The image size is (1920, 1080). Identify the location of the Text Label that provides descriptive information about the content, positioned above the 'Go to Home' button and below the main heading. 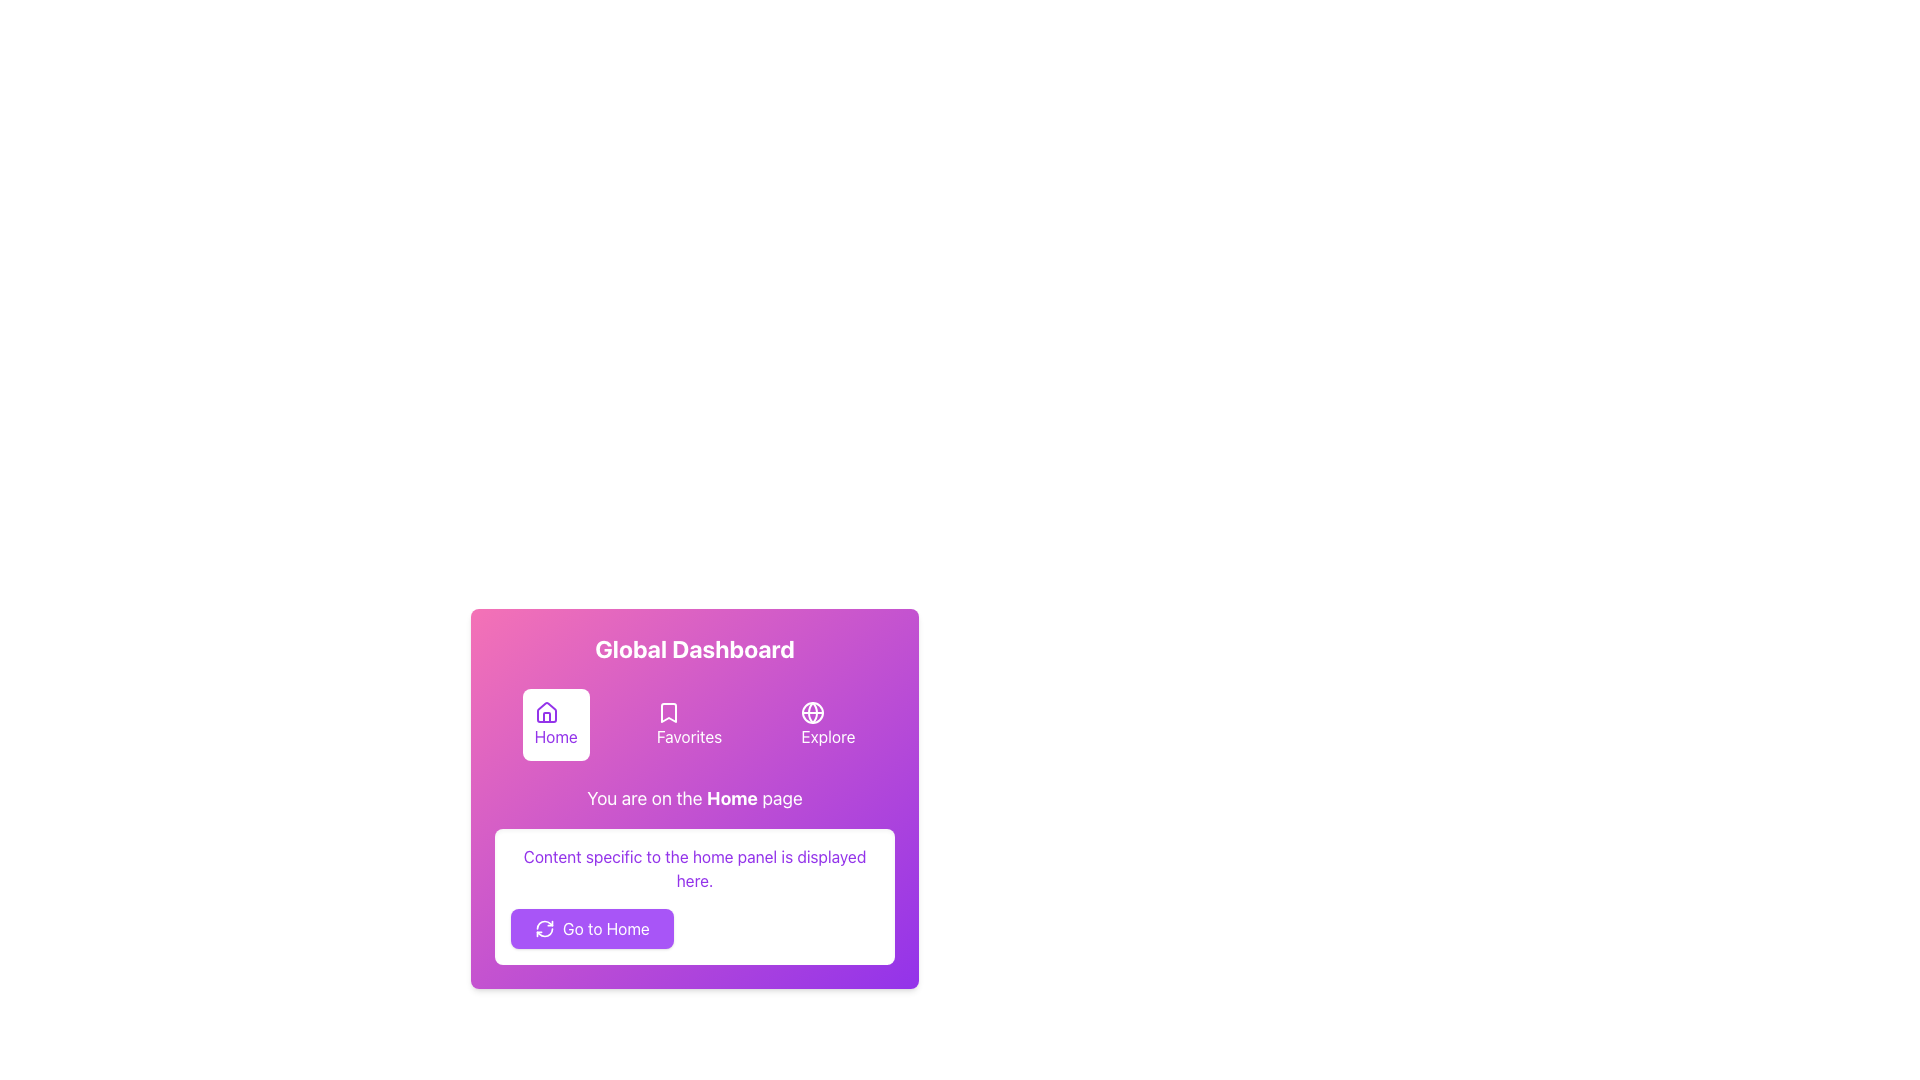
(695, 867).